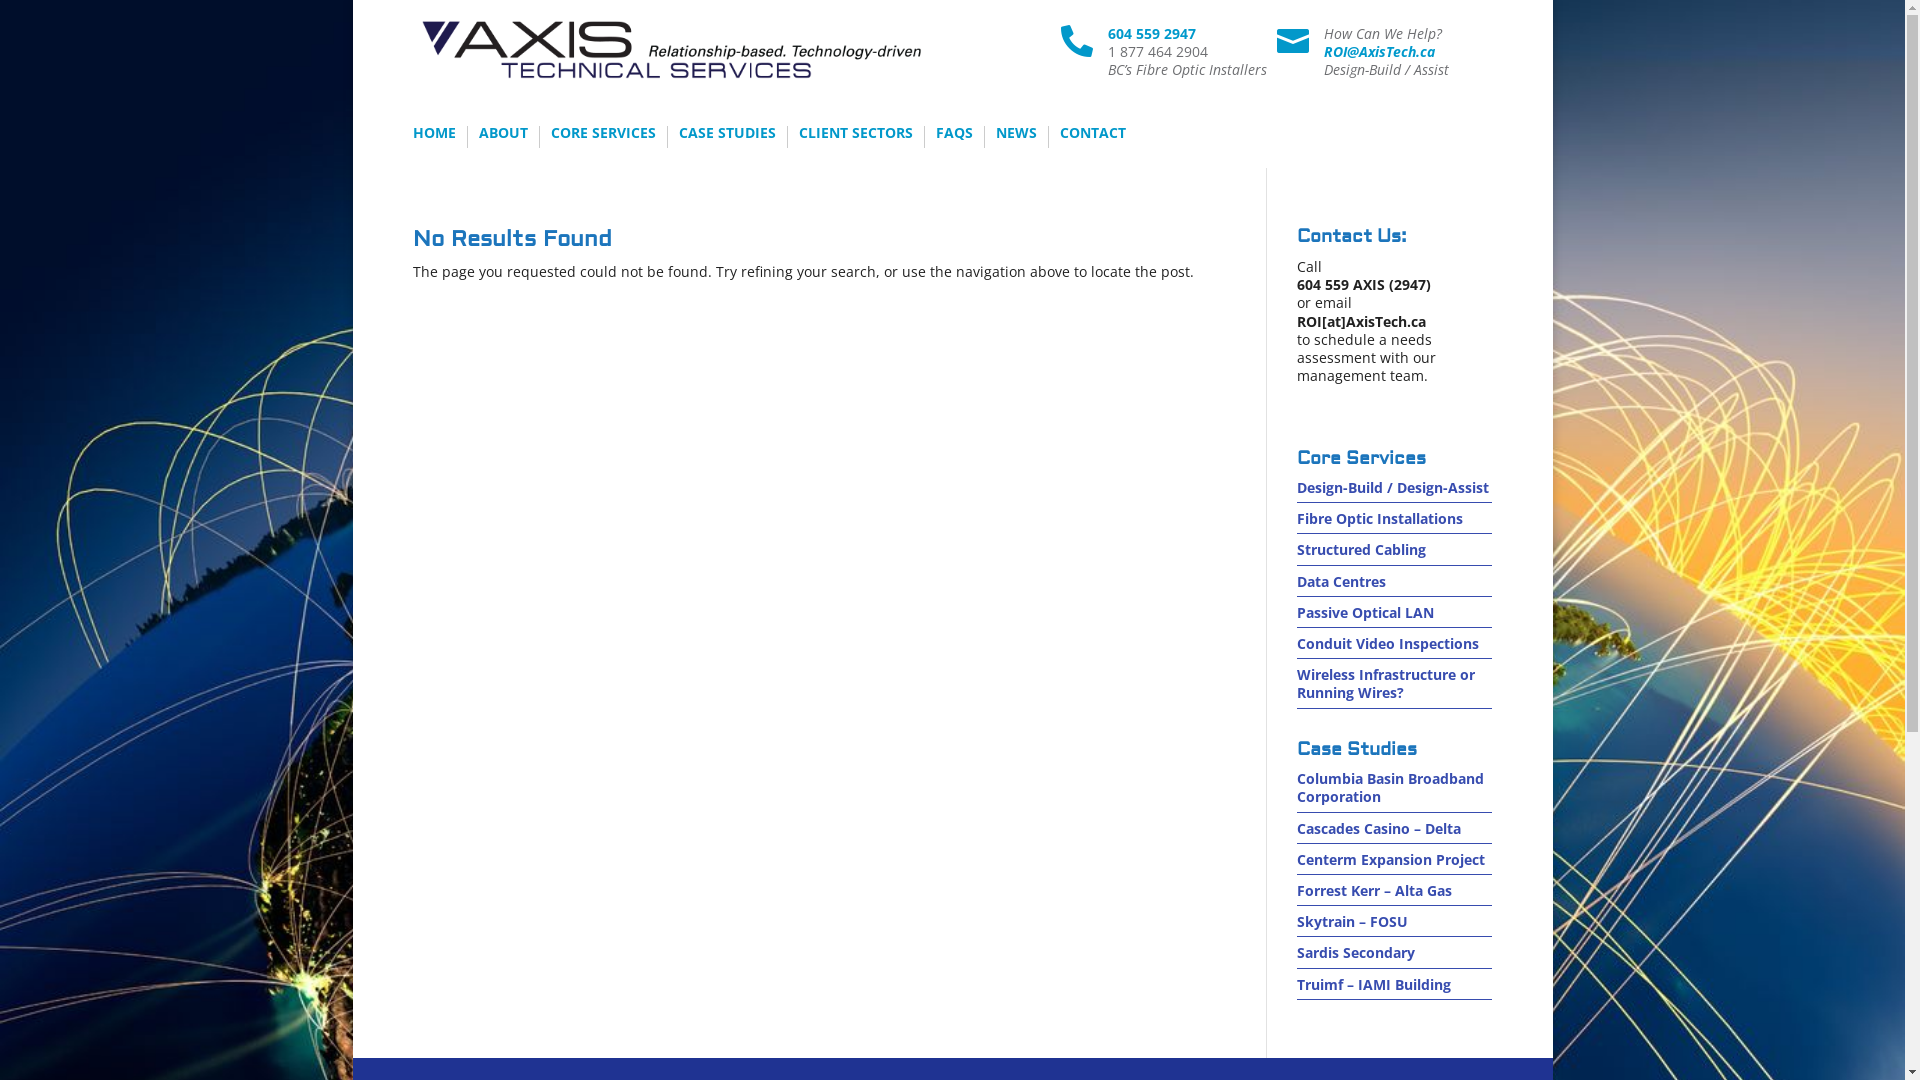  What do you see at coordinates (935, 136) in the screenshot?
I see `'FAQS'` at bounding box center [935, 136].